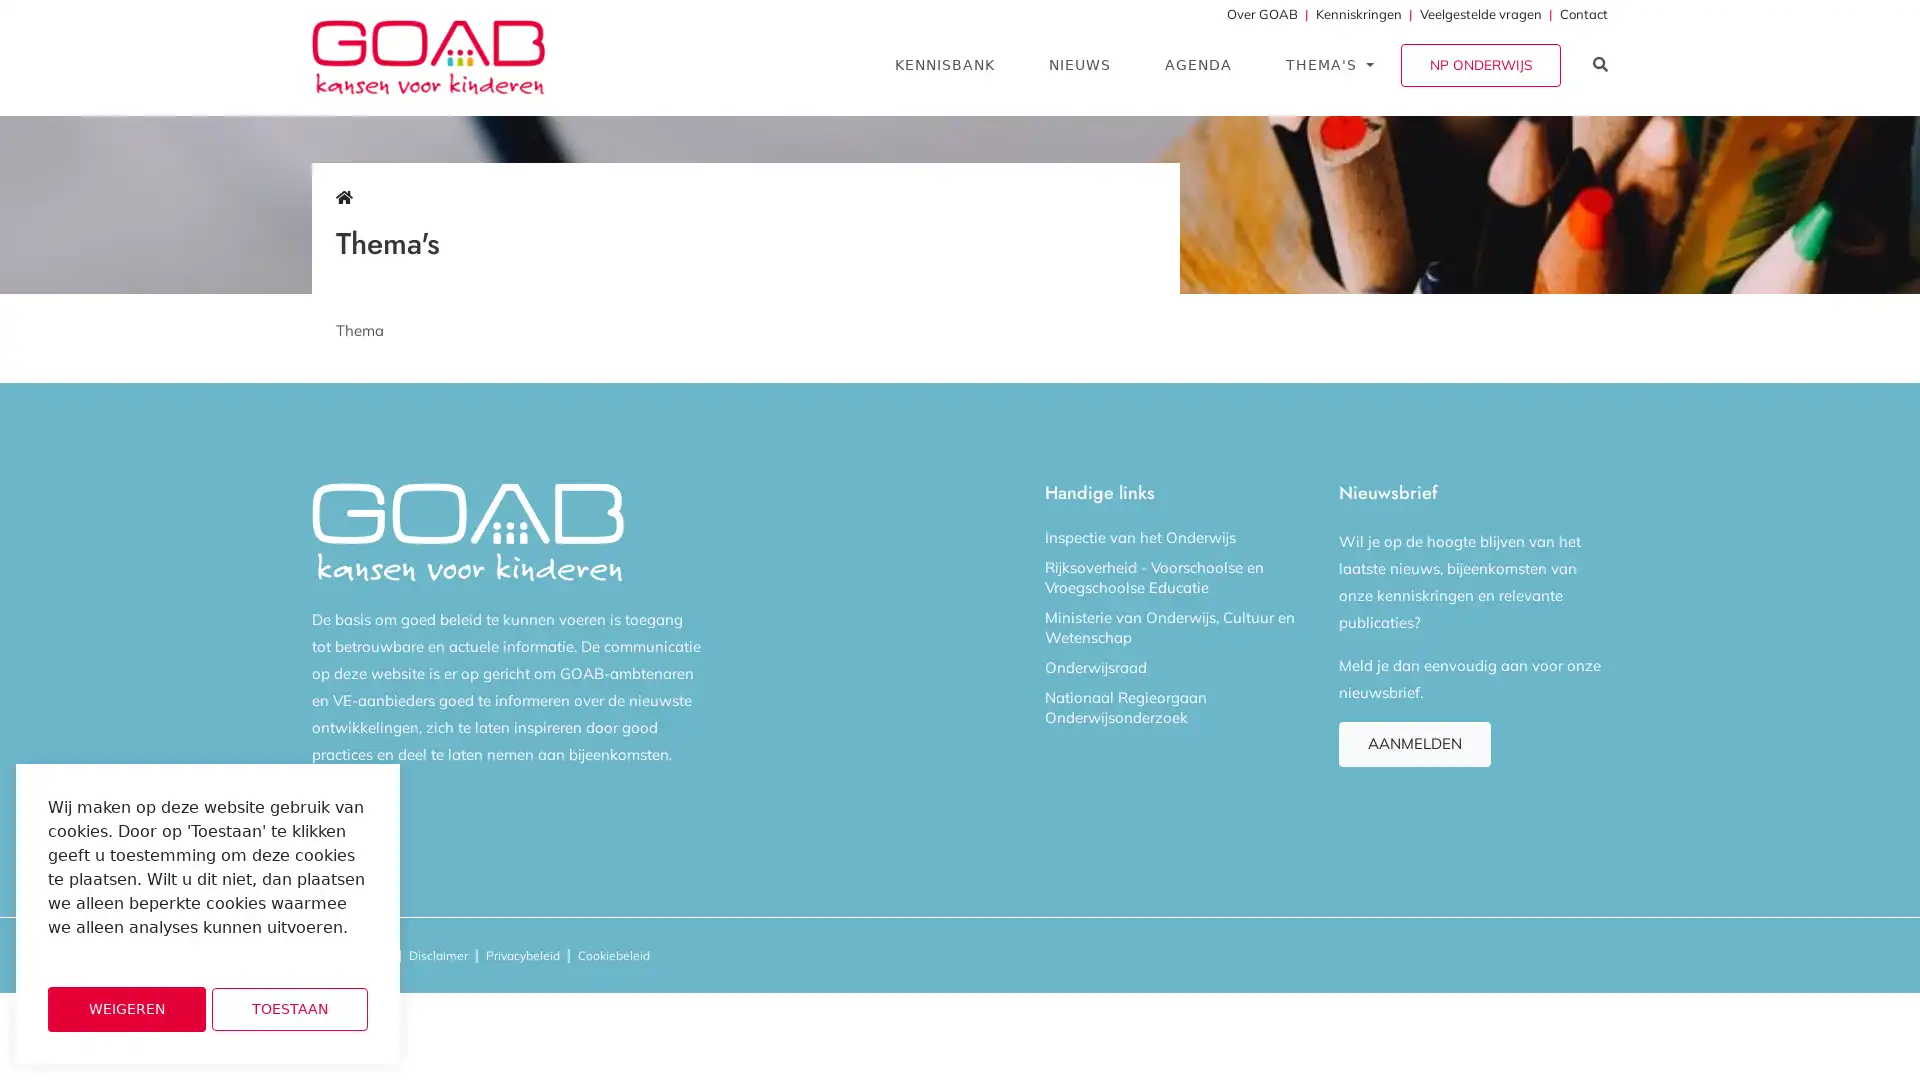 This screenshot has height=1080, width=1920. I want to click on dismiss cookie message, so click(125, 1009).